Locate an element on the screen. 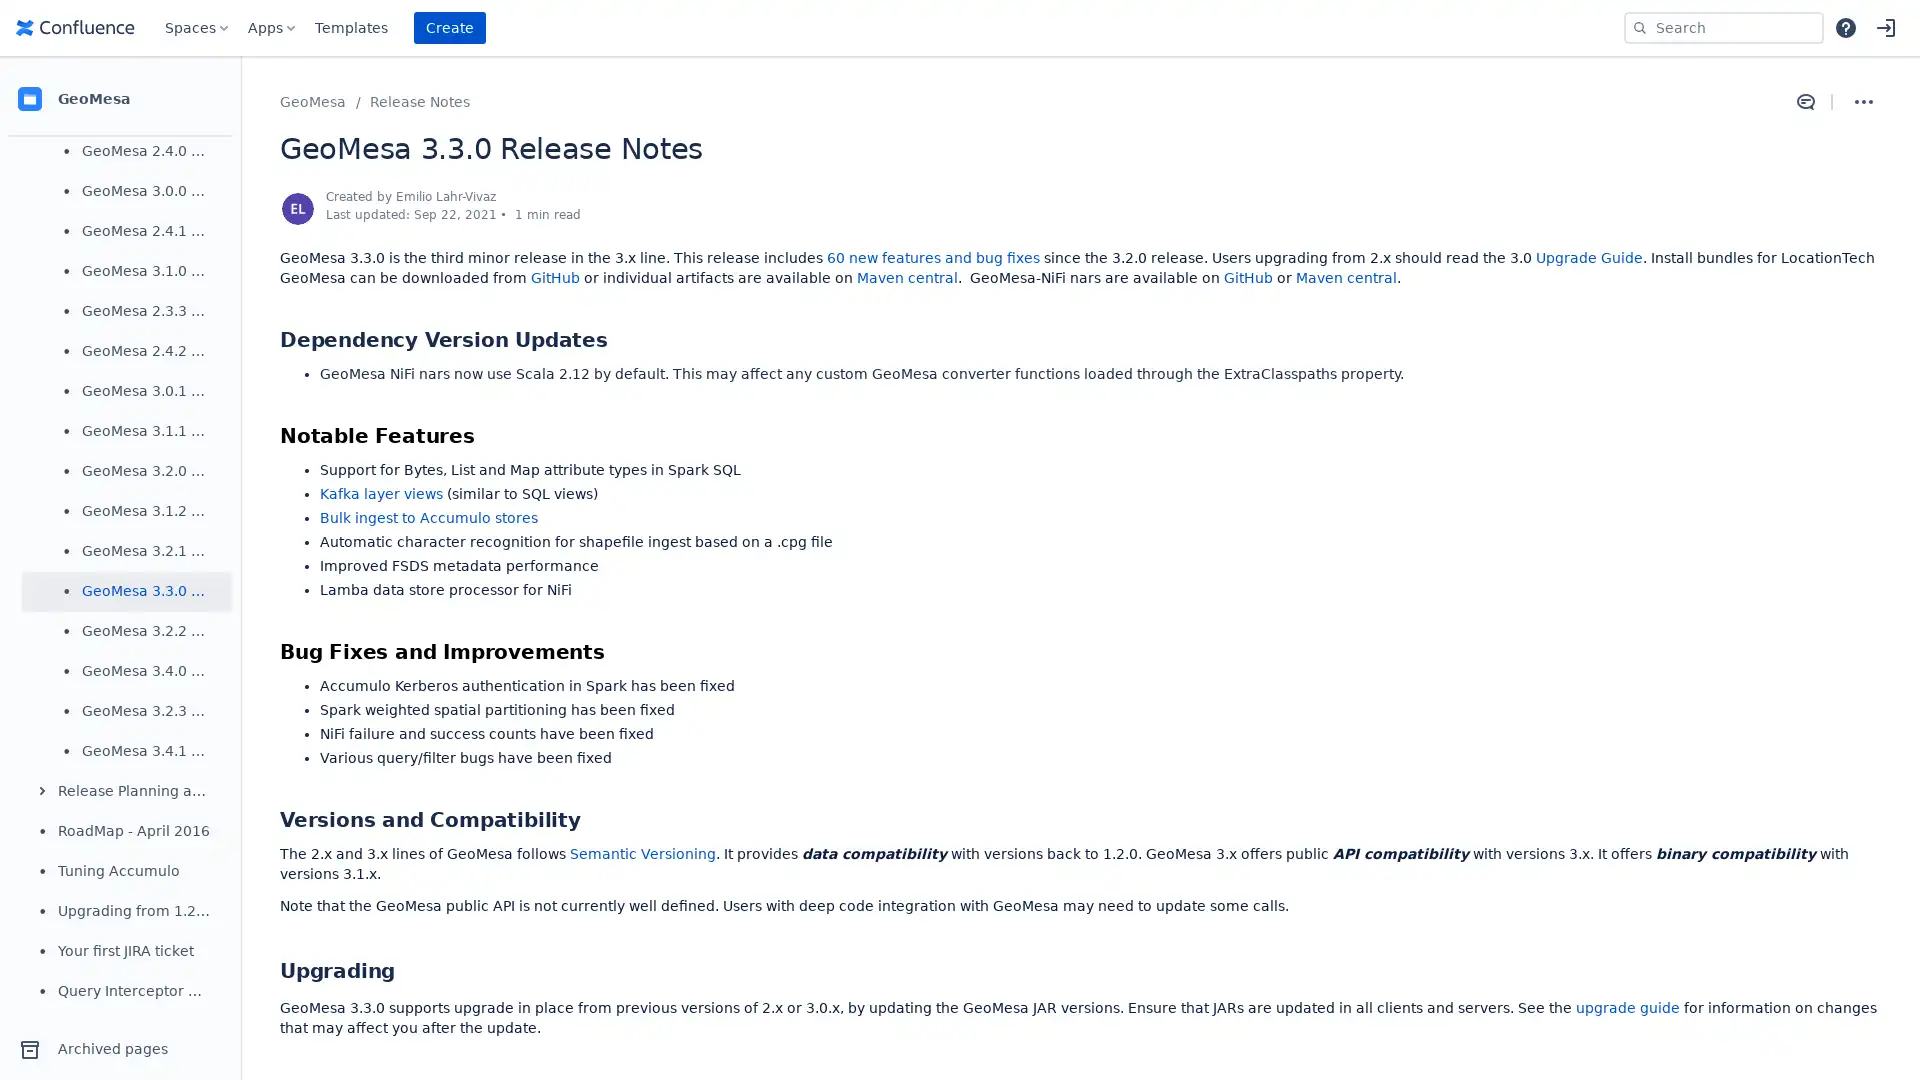 The height and width of the screenshot is (1080, 1920). Collapse sidebar is located at coordinates (240, 100).